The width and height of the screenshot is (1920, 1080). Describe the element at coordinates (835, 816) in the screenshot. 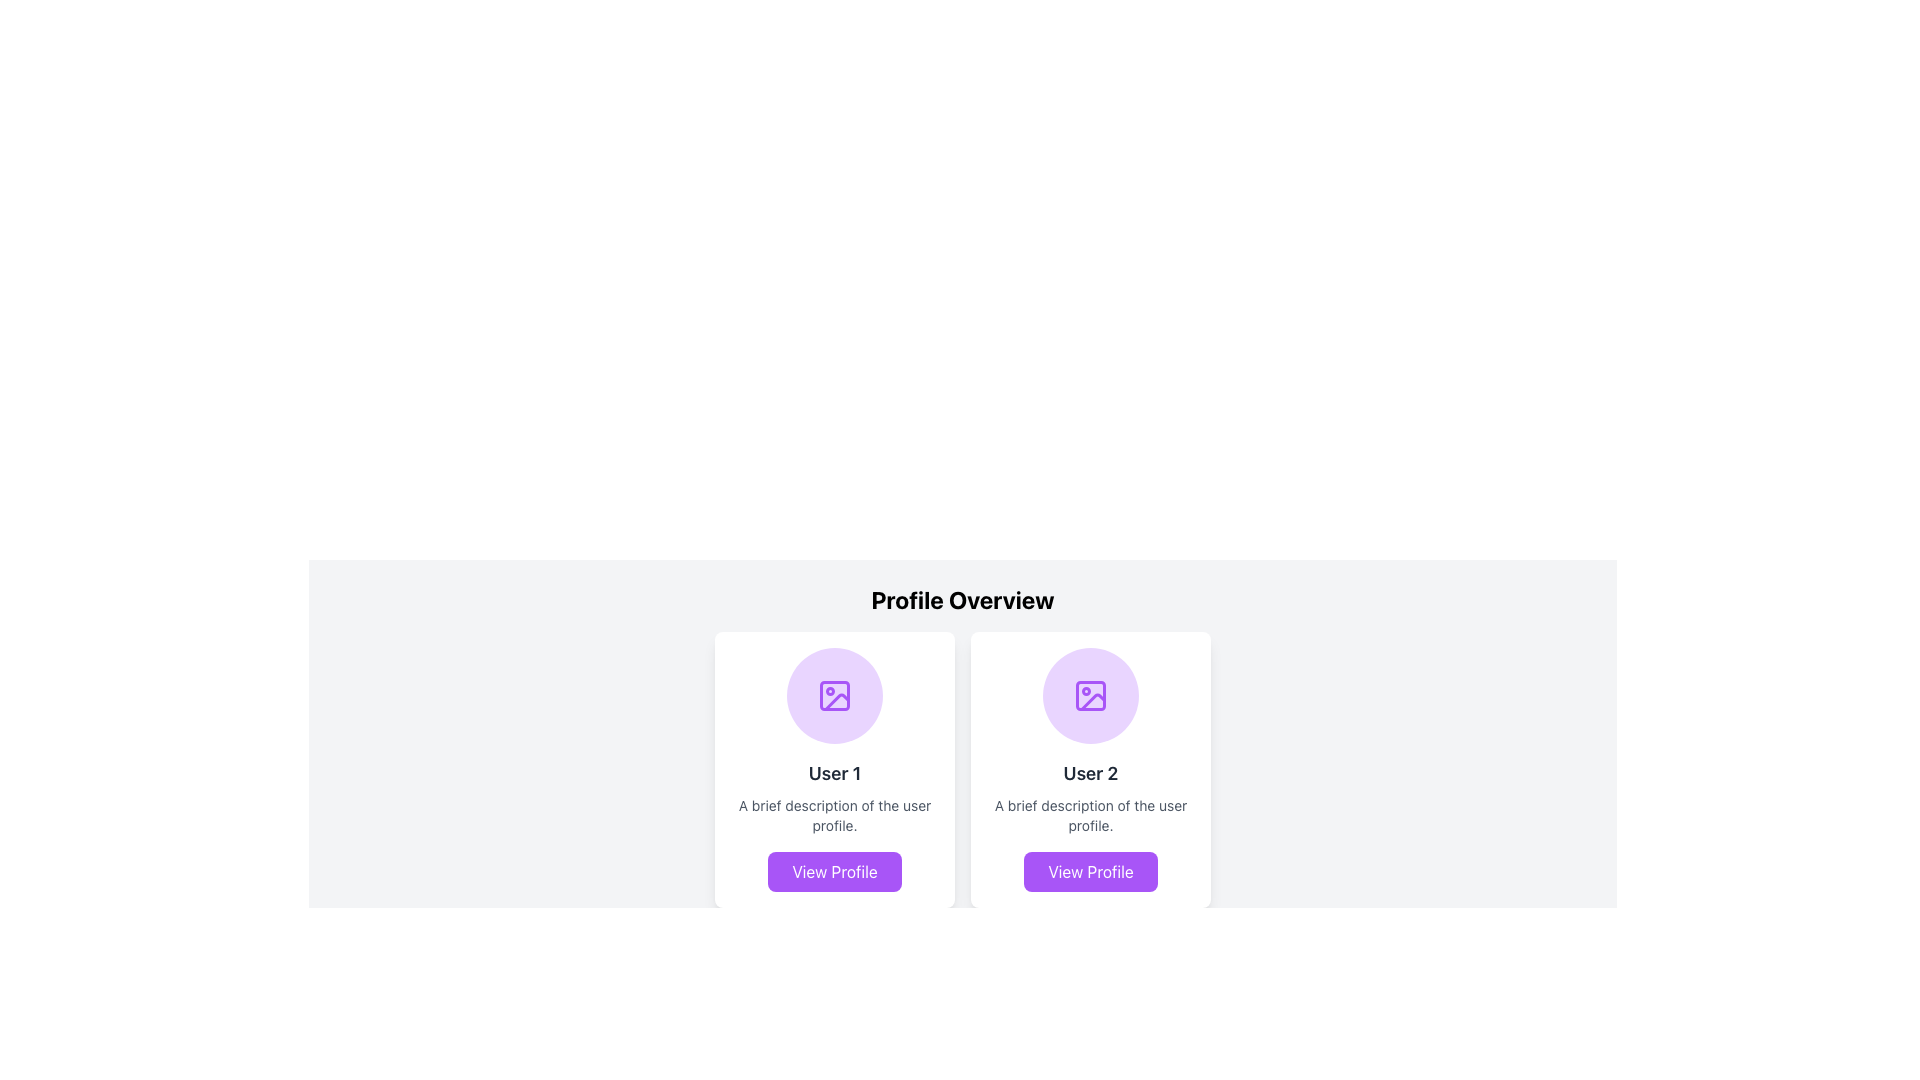

I see `the text label that contains the description 'A brief description of the user profile.' which is positioned below the title 'User 1' and above the 'View Profile' button in the left card of a two-card layout` at that location.